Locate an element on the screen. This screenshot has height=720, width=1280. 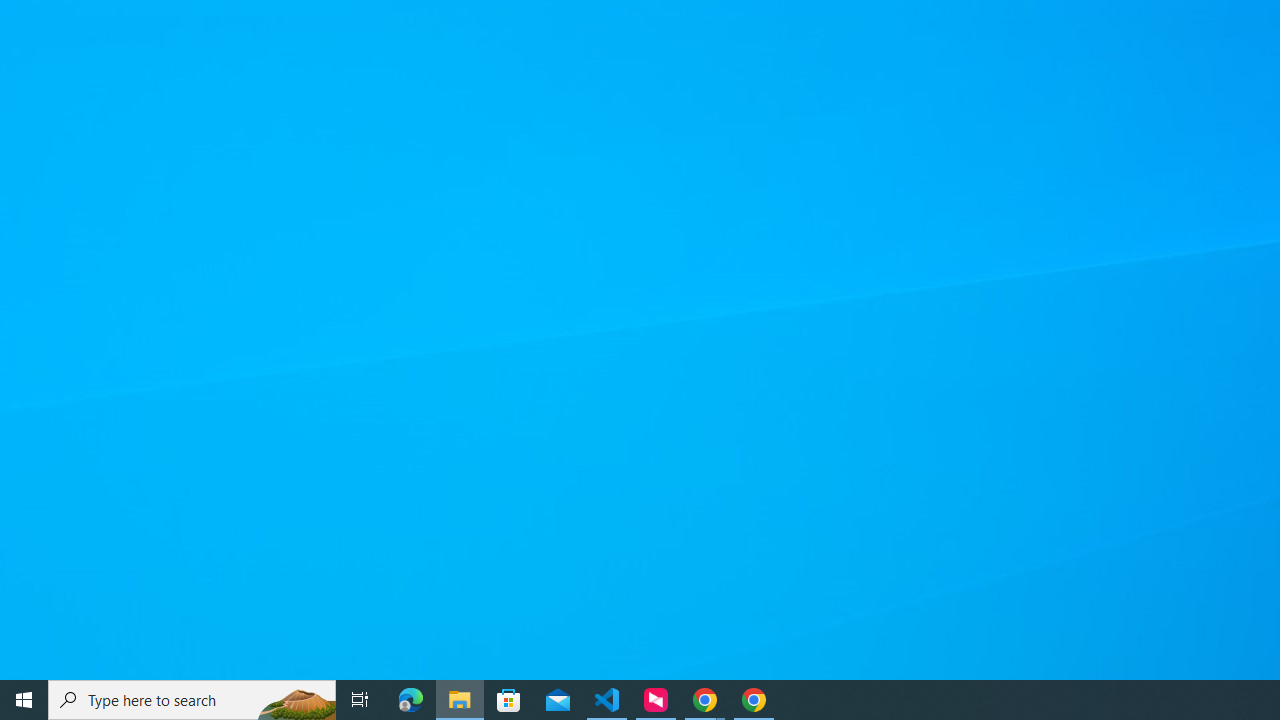
'Google Chrome - 3 running windows' is located at coordinates (705, 698).